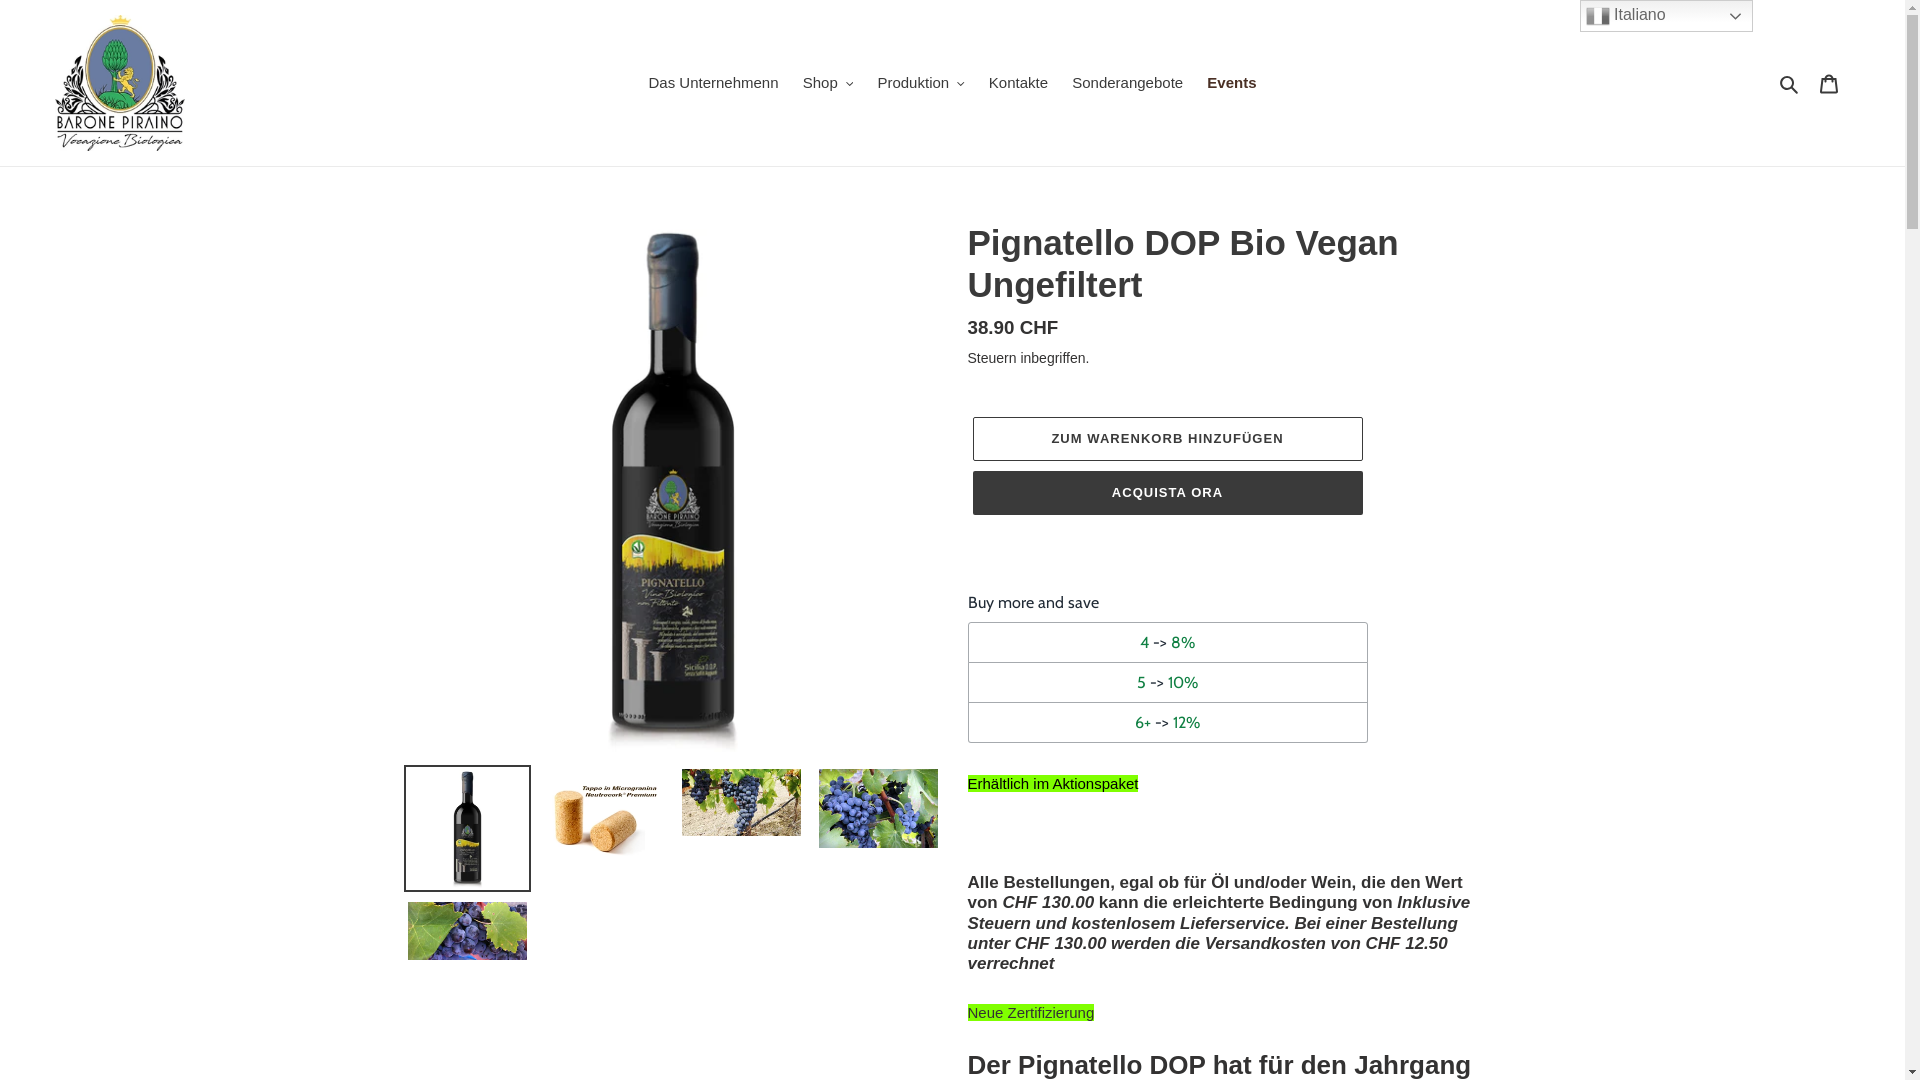  What do you see at coordinates (1790, 82) in the screenshot?
I see `'Suchen'` at bounding box center [1790, 82].